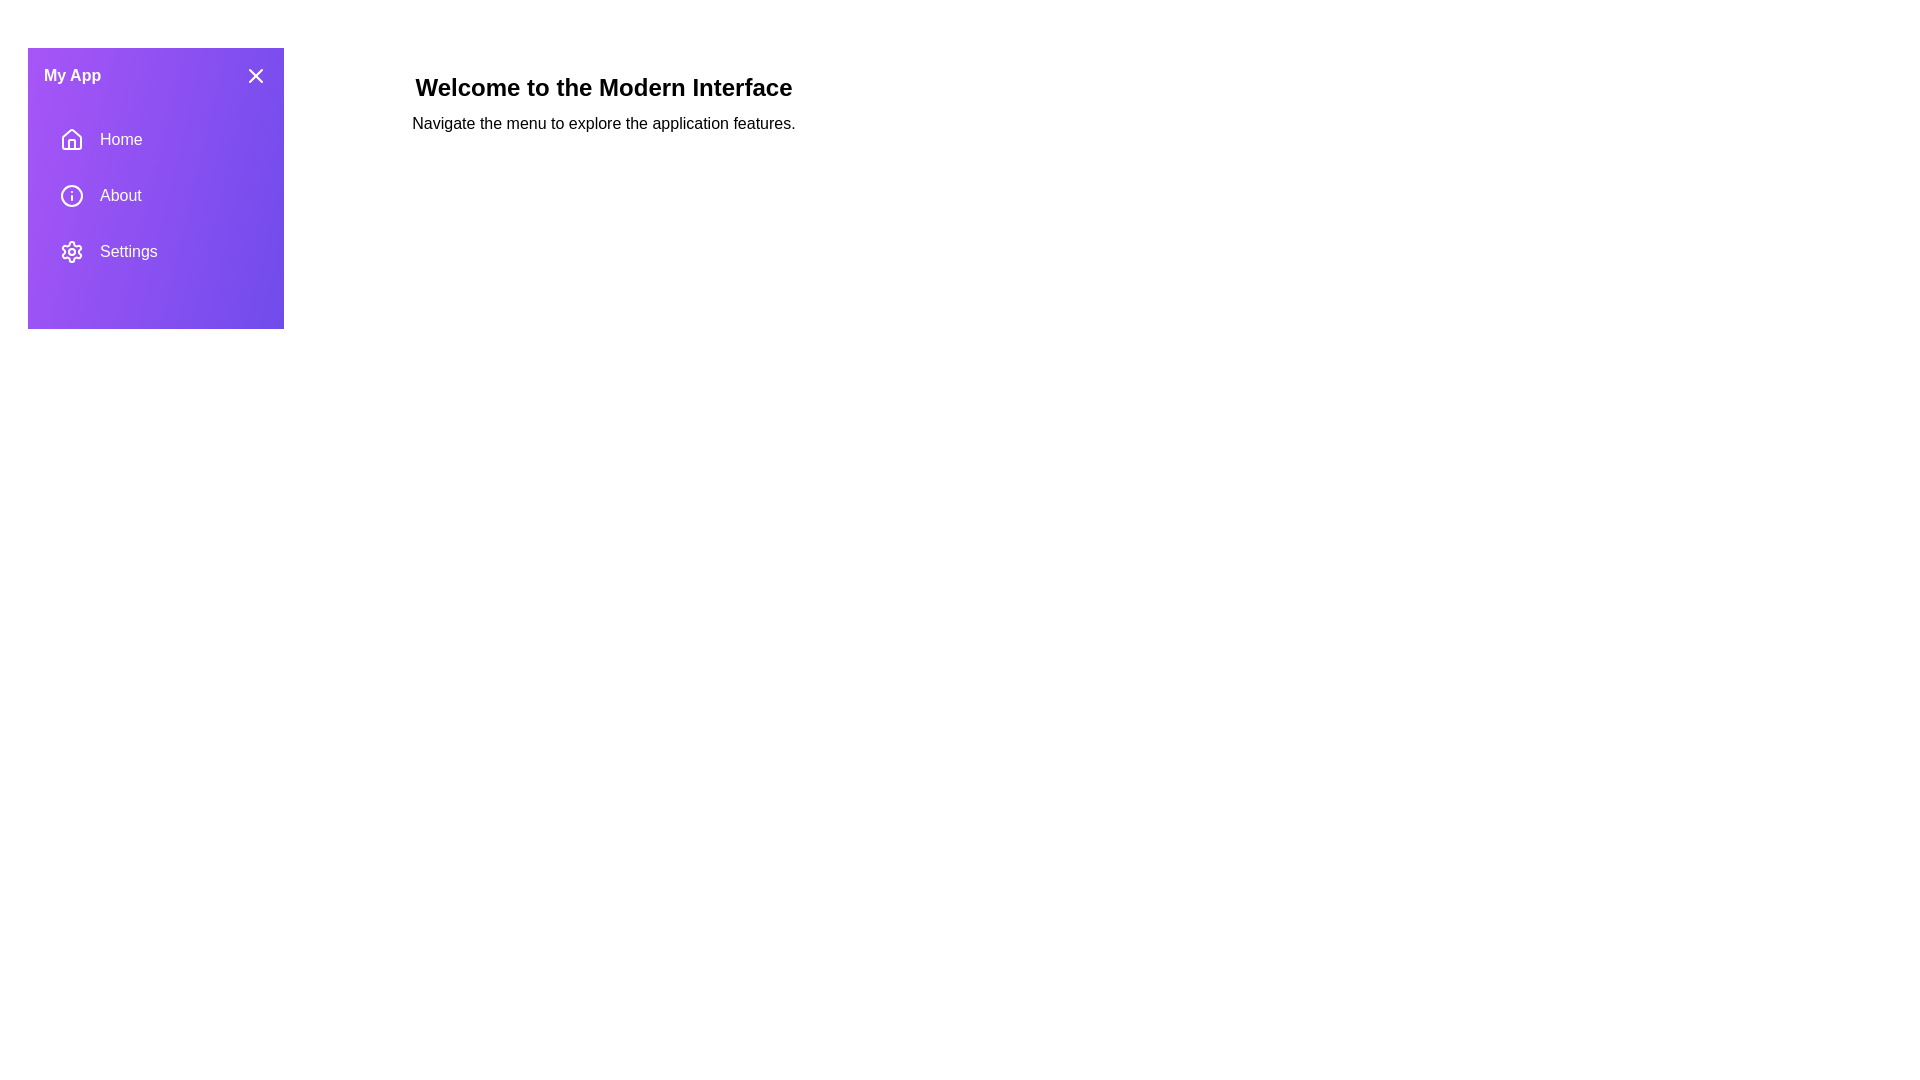  Describe the element at coordinates (155, 138) in the screenshot. I see `the drawer section labeled Home` at that location.